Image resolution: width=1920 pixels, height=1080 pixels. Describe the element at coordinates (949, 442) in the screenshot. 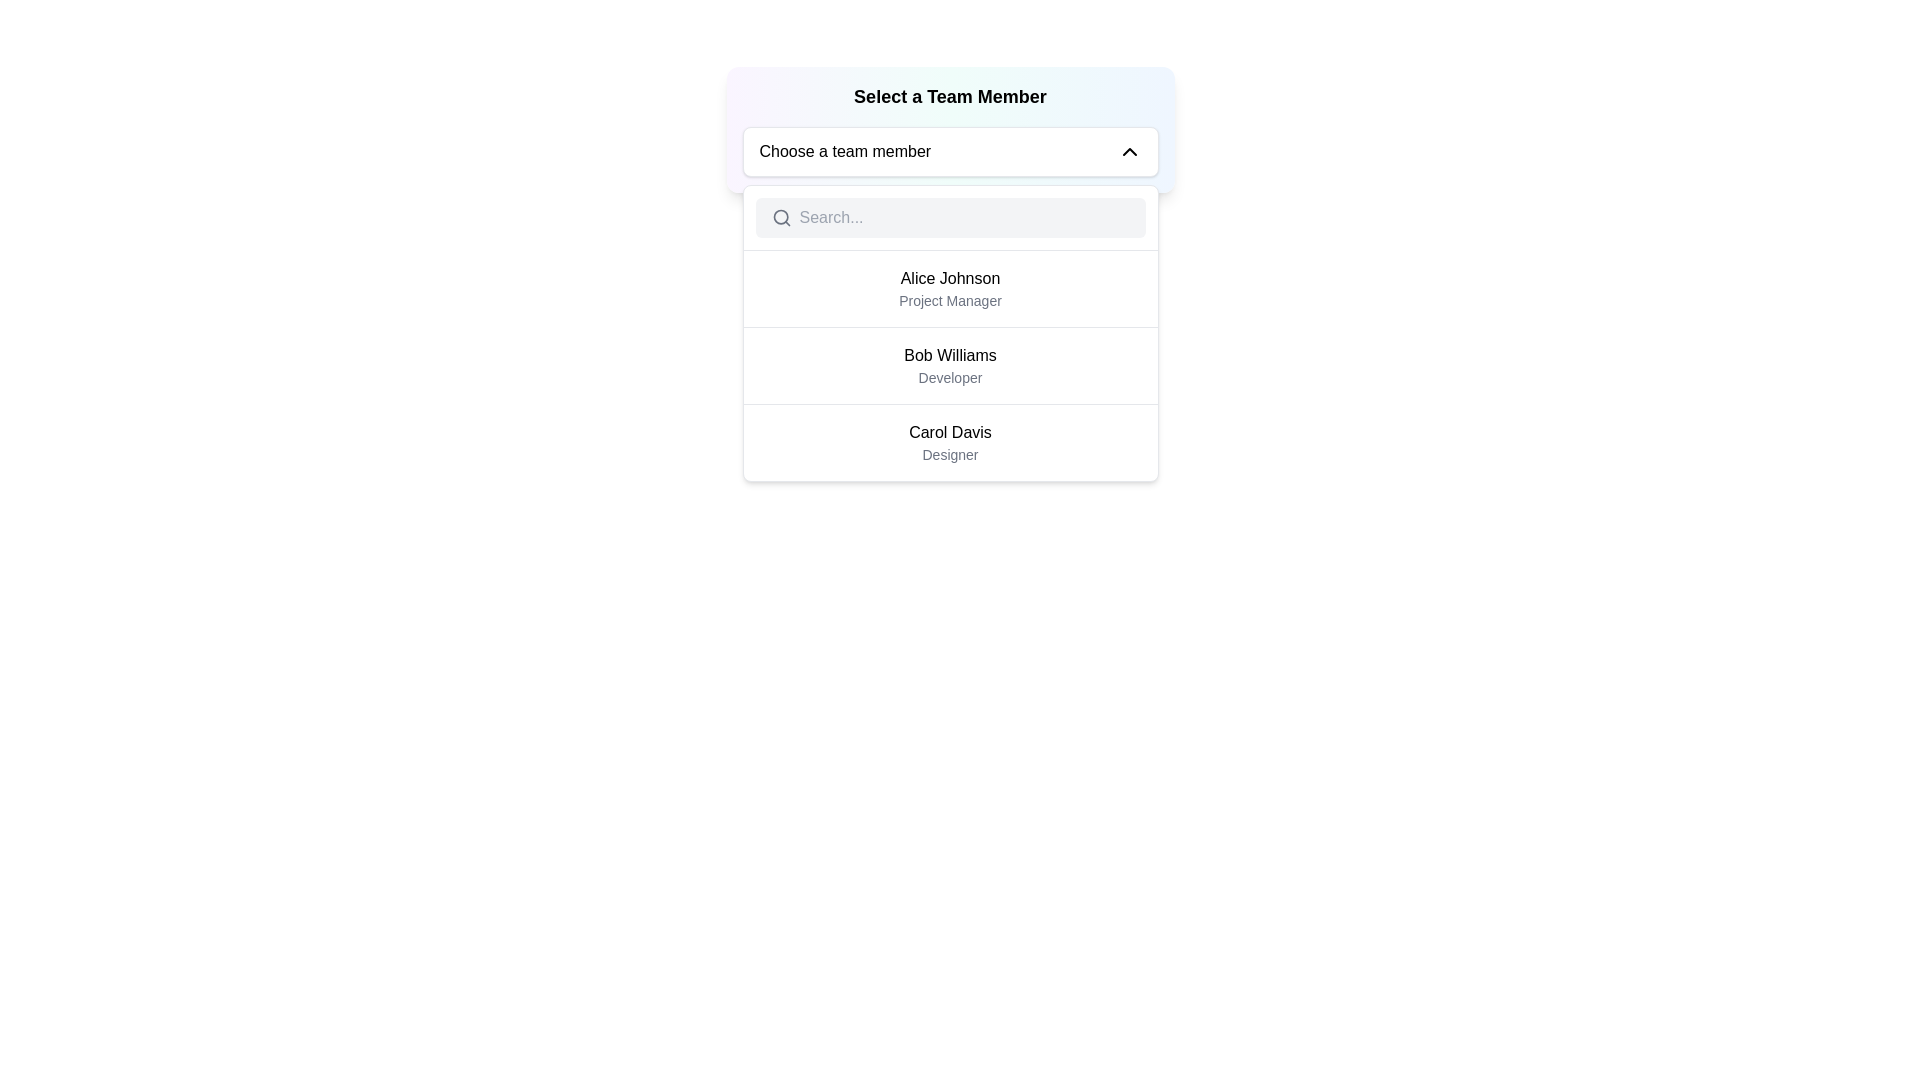

I see `the list item containing the name 'Carol Davis' and the role 'Designer'` at that location.